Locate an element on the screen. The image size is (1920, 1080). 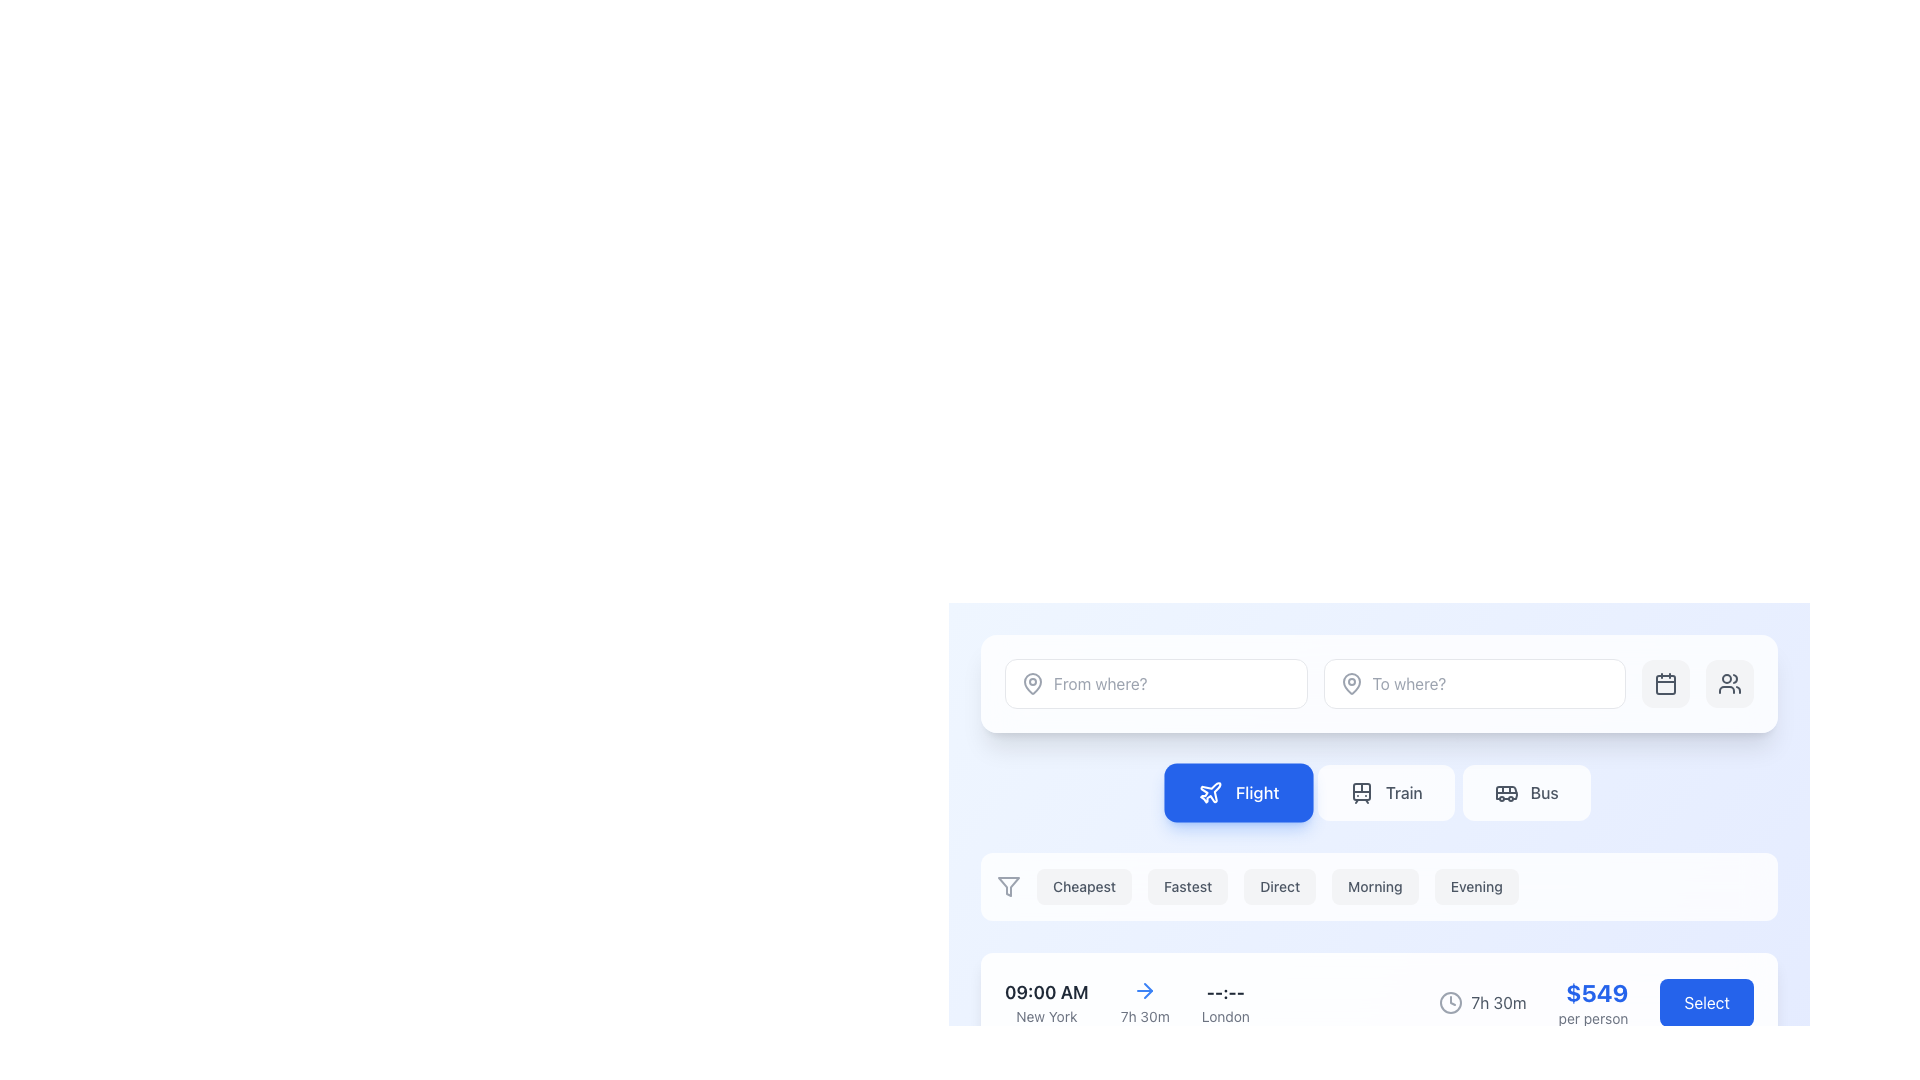
the second input field for specifying the destination location of a trip, located between the 'From where?' field and the calendar icon, to focus on it is located at coordinates (1378, 682).